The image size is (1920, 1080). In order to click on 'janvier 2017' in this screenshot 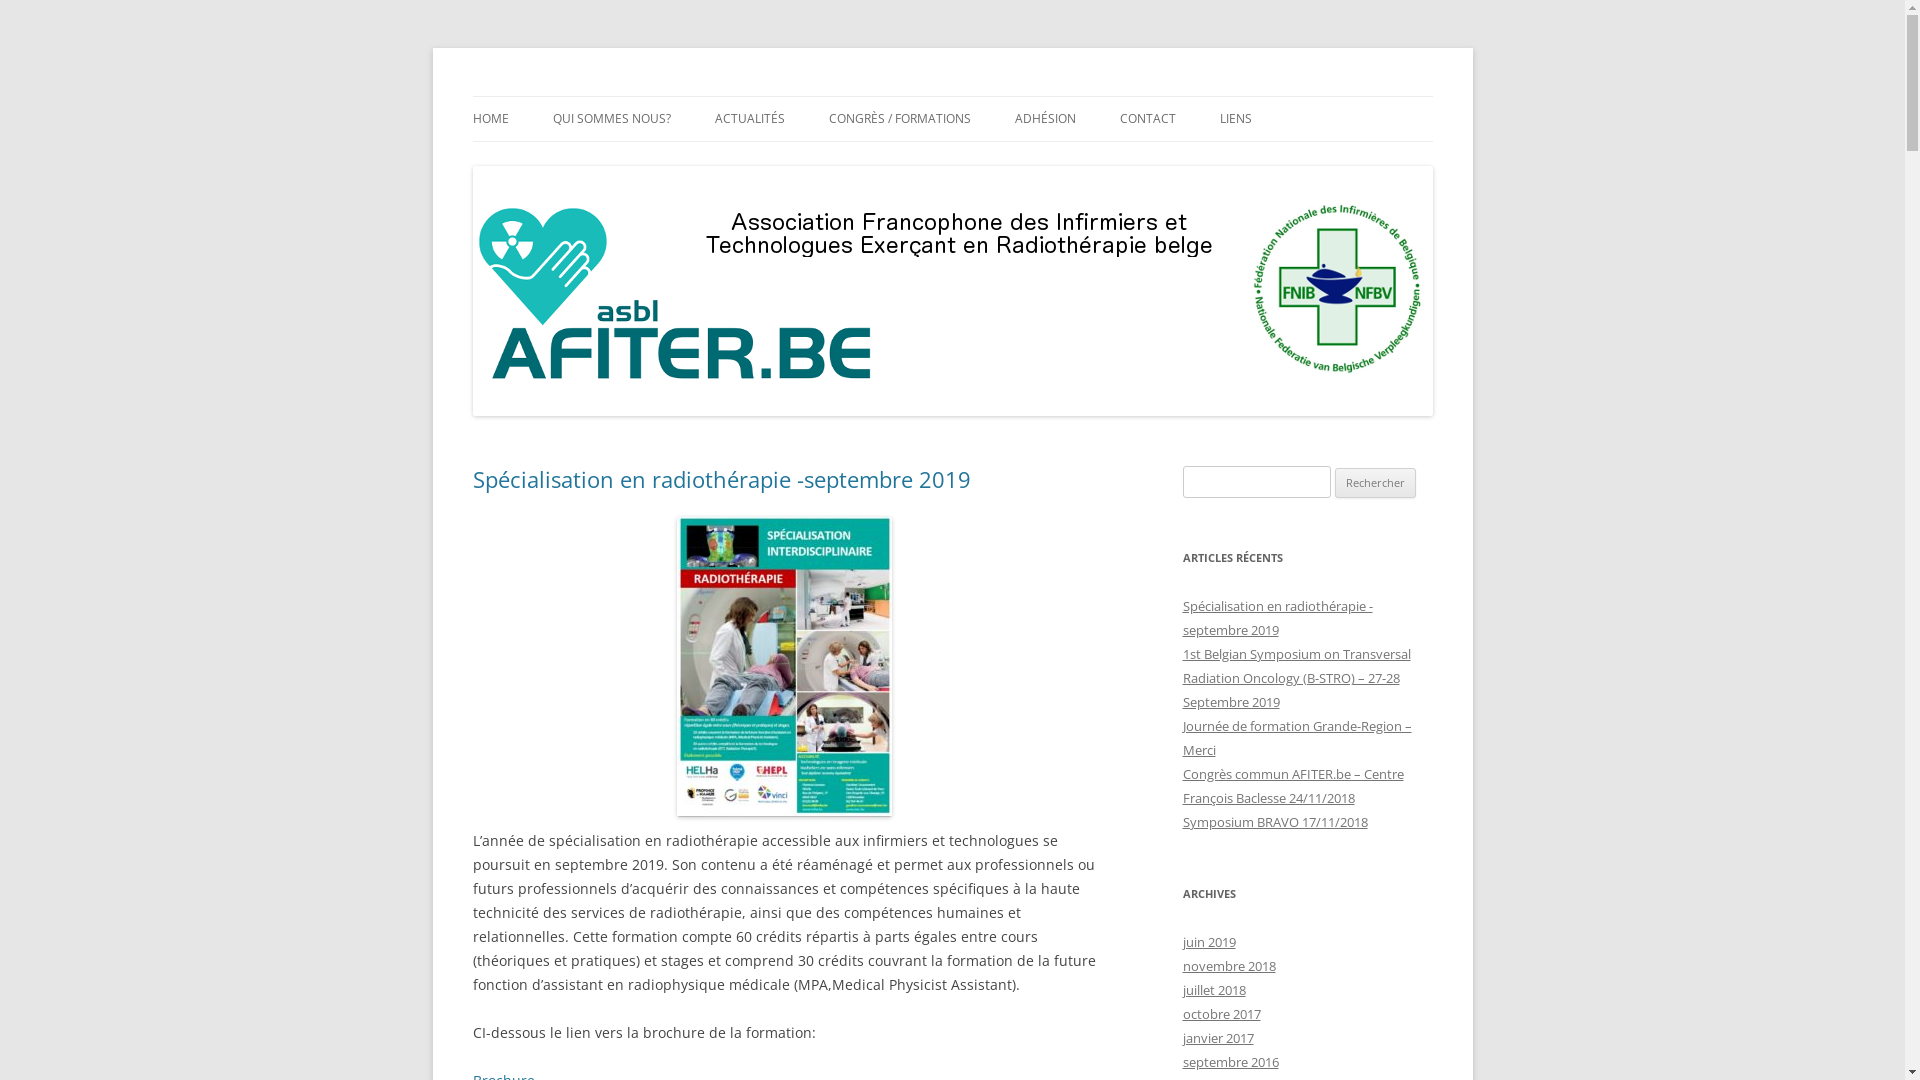, I will do `click(1216, 1036)`.